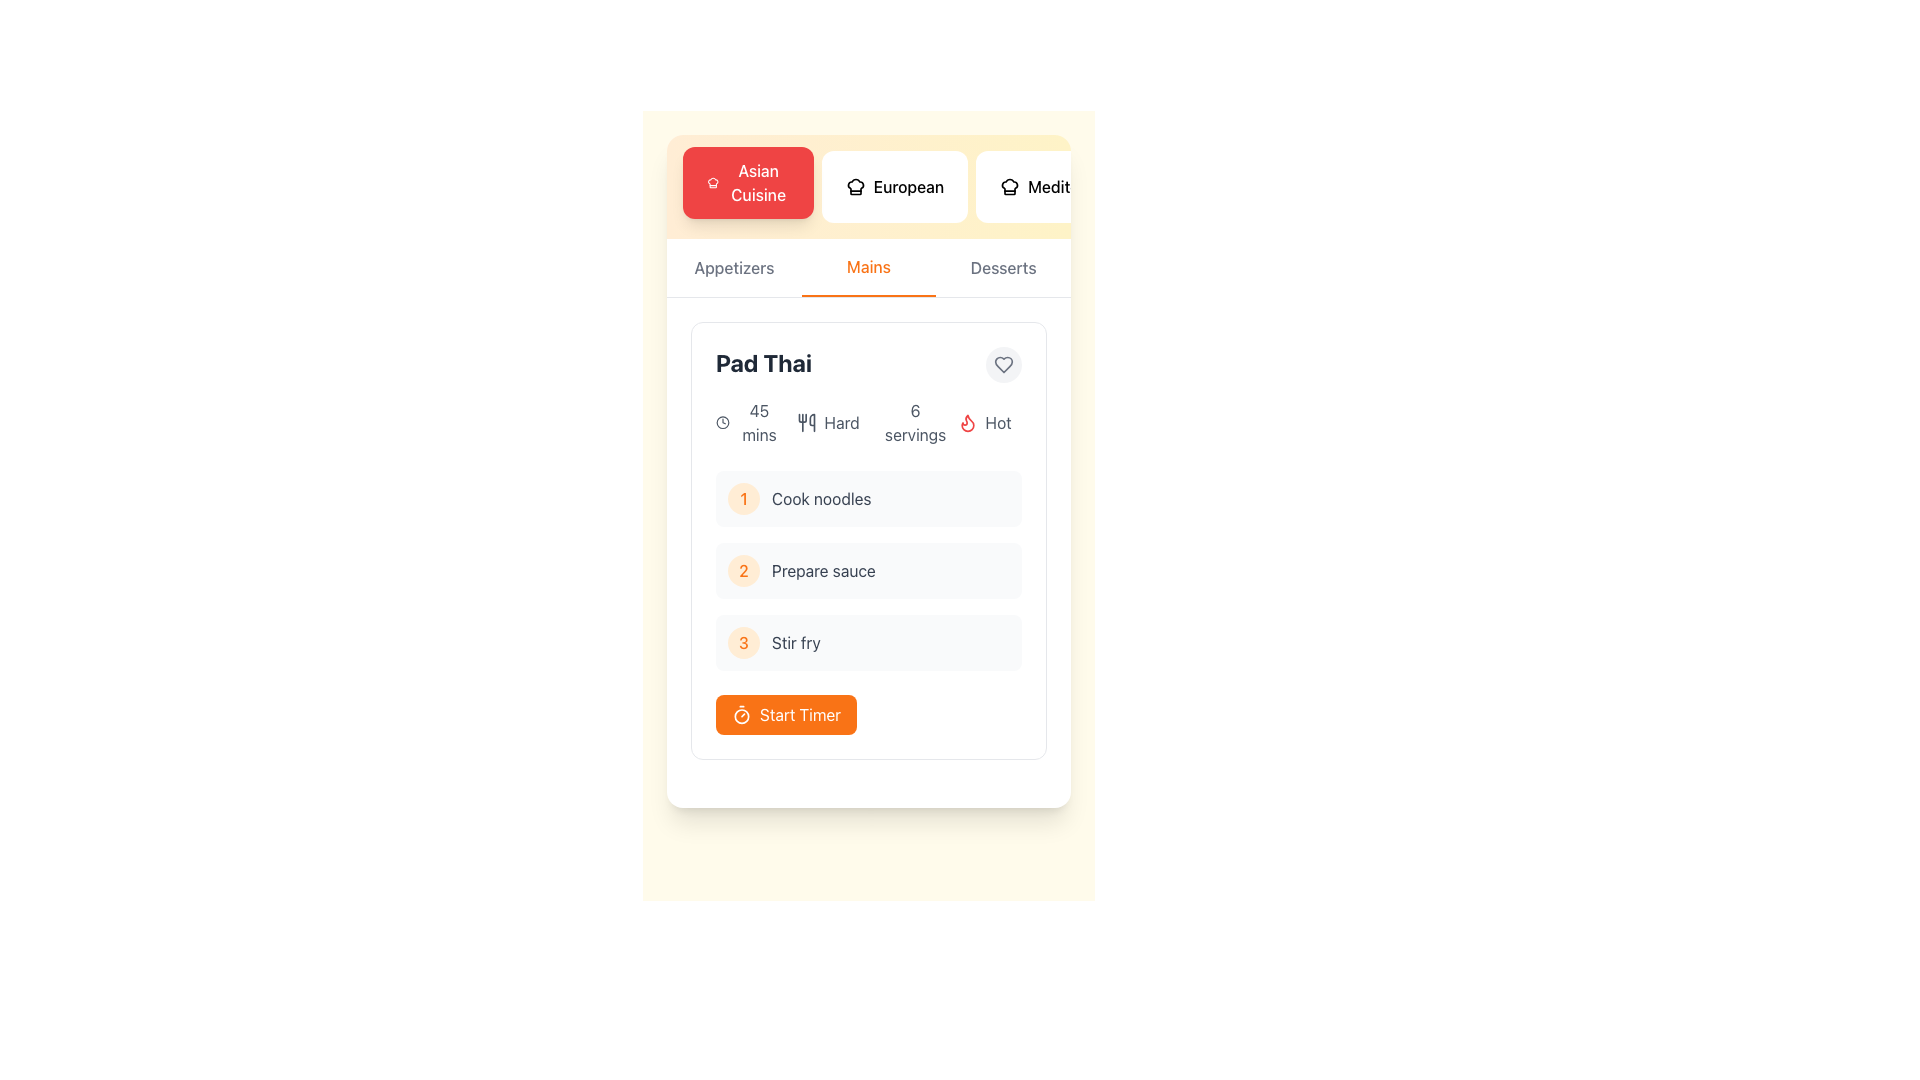 The width and height of the screenshot is (1920, 1080). I want to click on the cooking timer button located at the bottom of the 'Pad Thai' section to trigger hover effects, so click(868, 713).